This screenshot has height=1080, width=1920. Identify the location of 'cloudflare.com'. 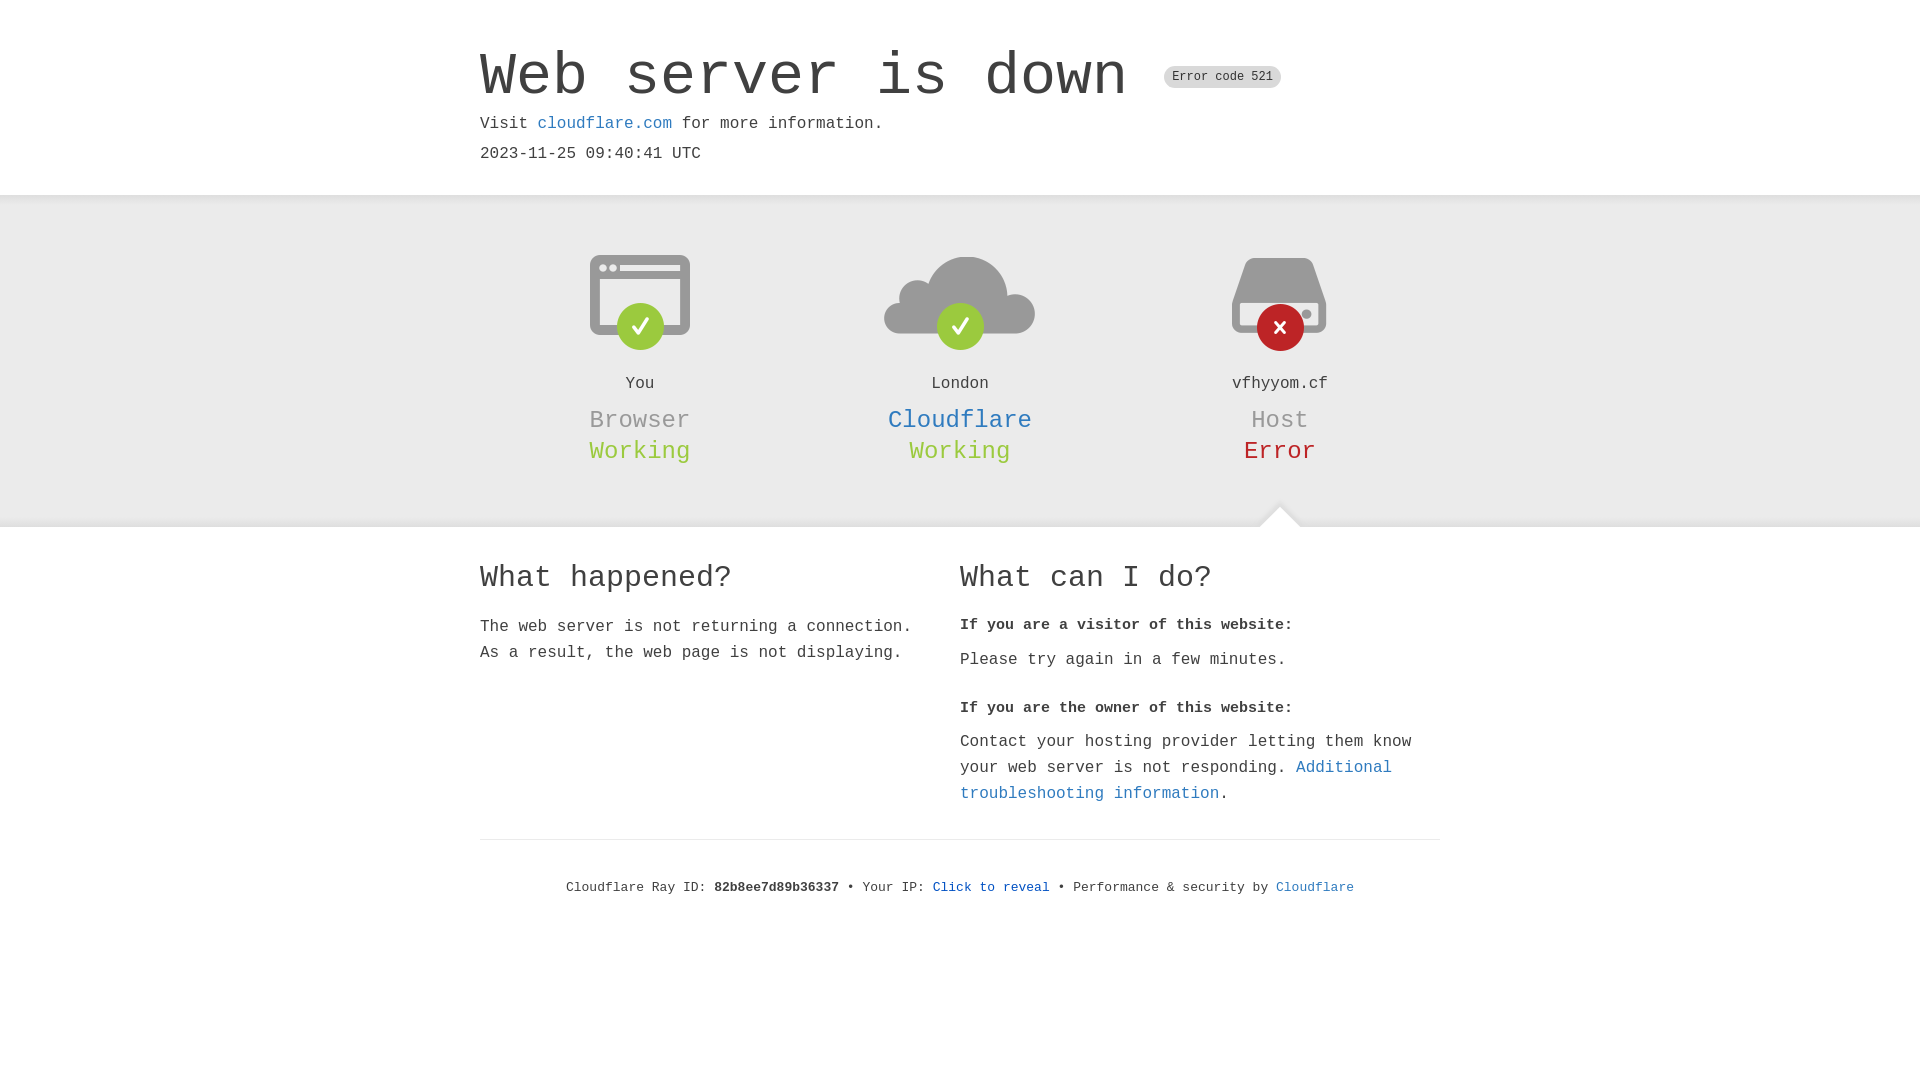
(603, 123).